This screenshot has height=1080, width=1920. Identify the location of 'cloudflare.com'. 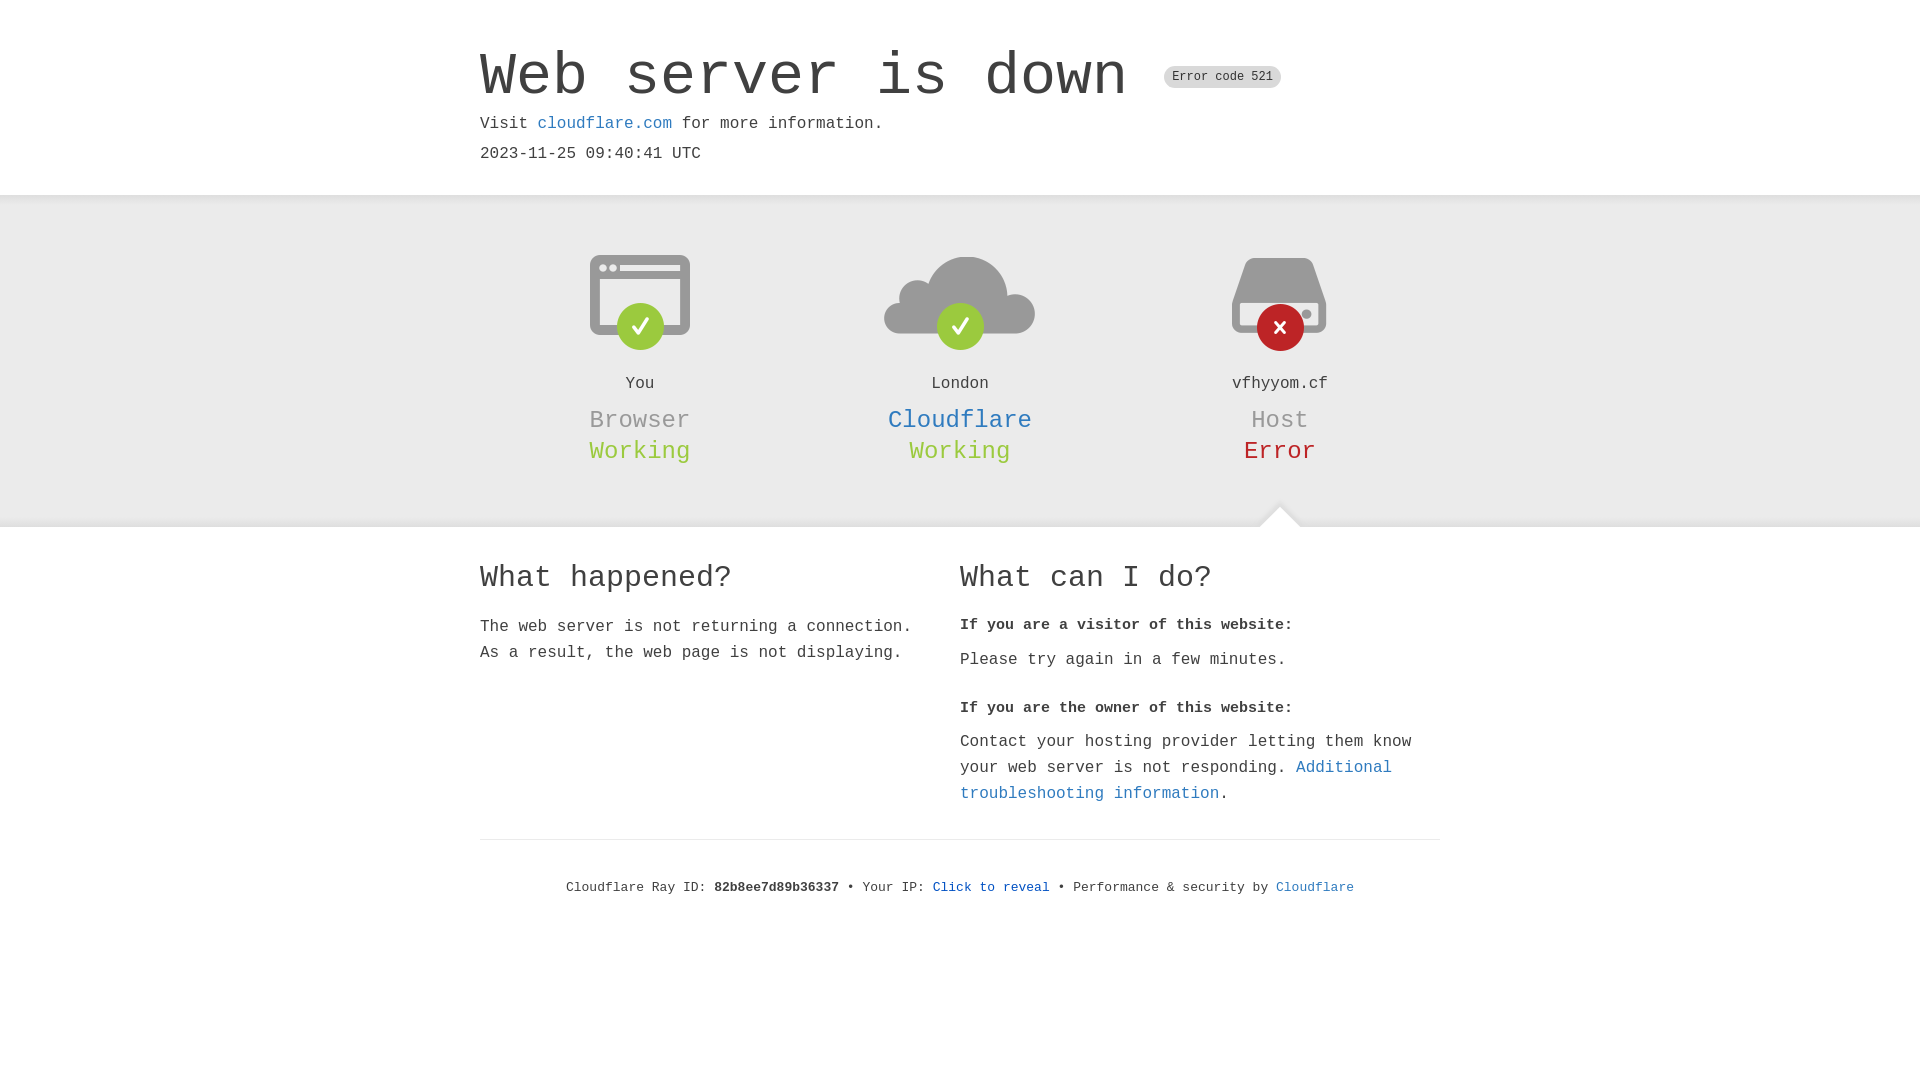
(603, 123).